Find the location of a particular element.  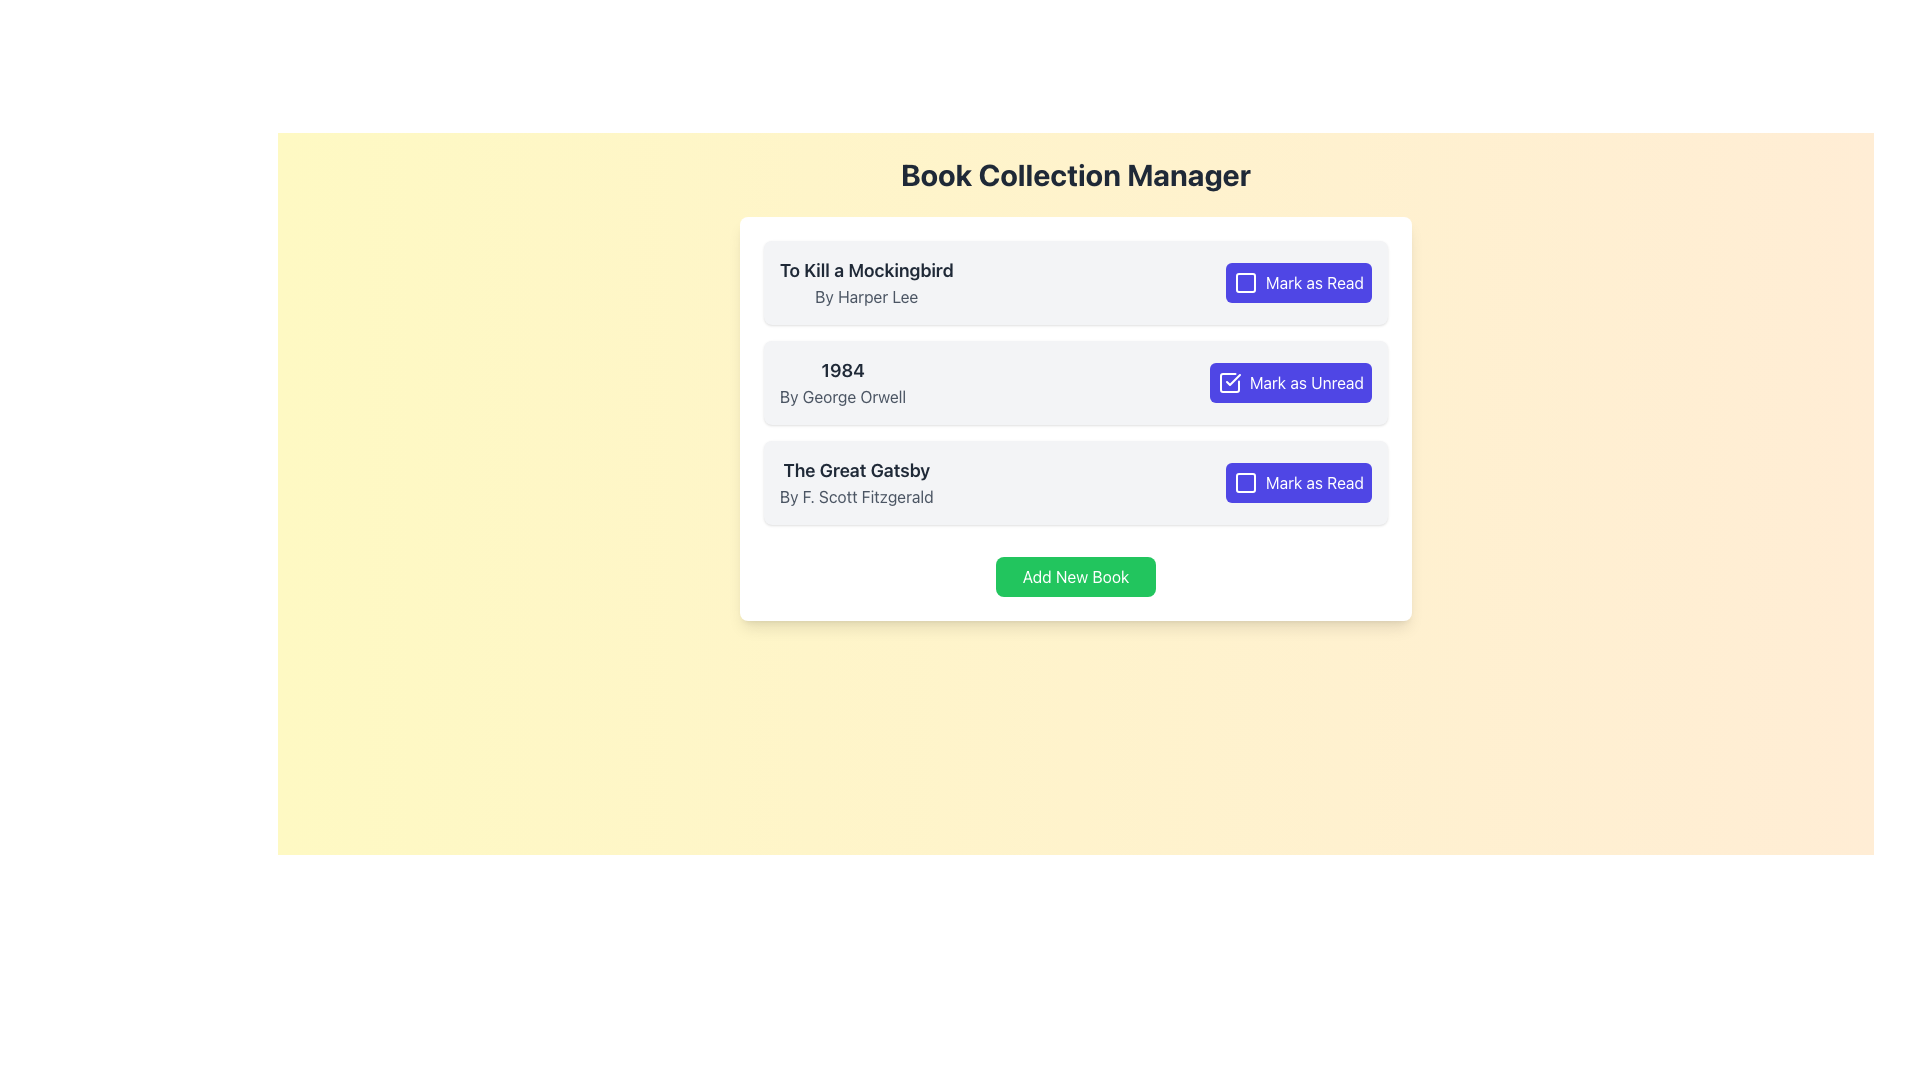

the rectangular indigo 'Mark as Unread' button with rounded corners, which displays white text and a checkbox icon is located at coordinates (1290, 382).